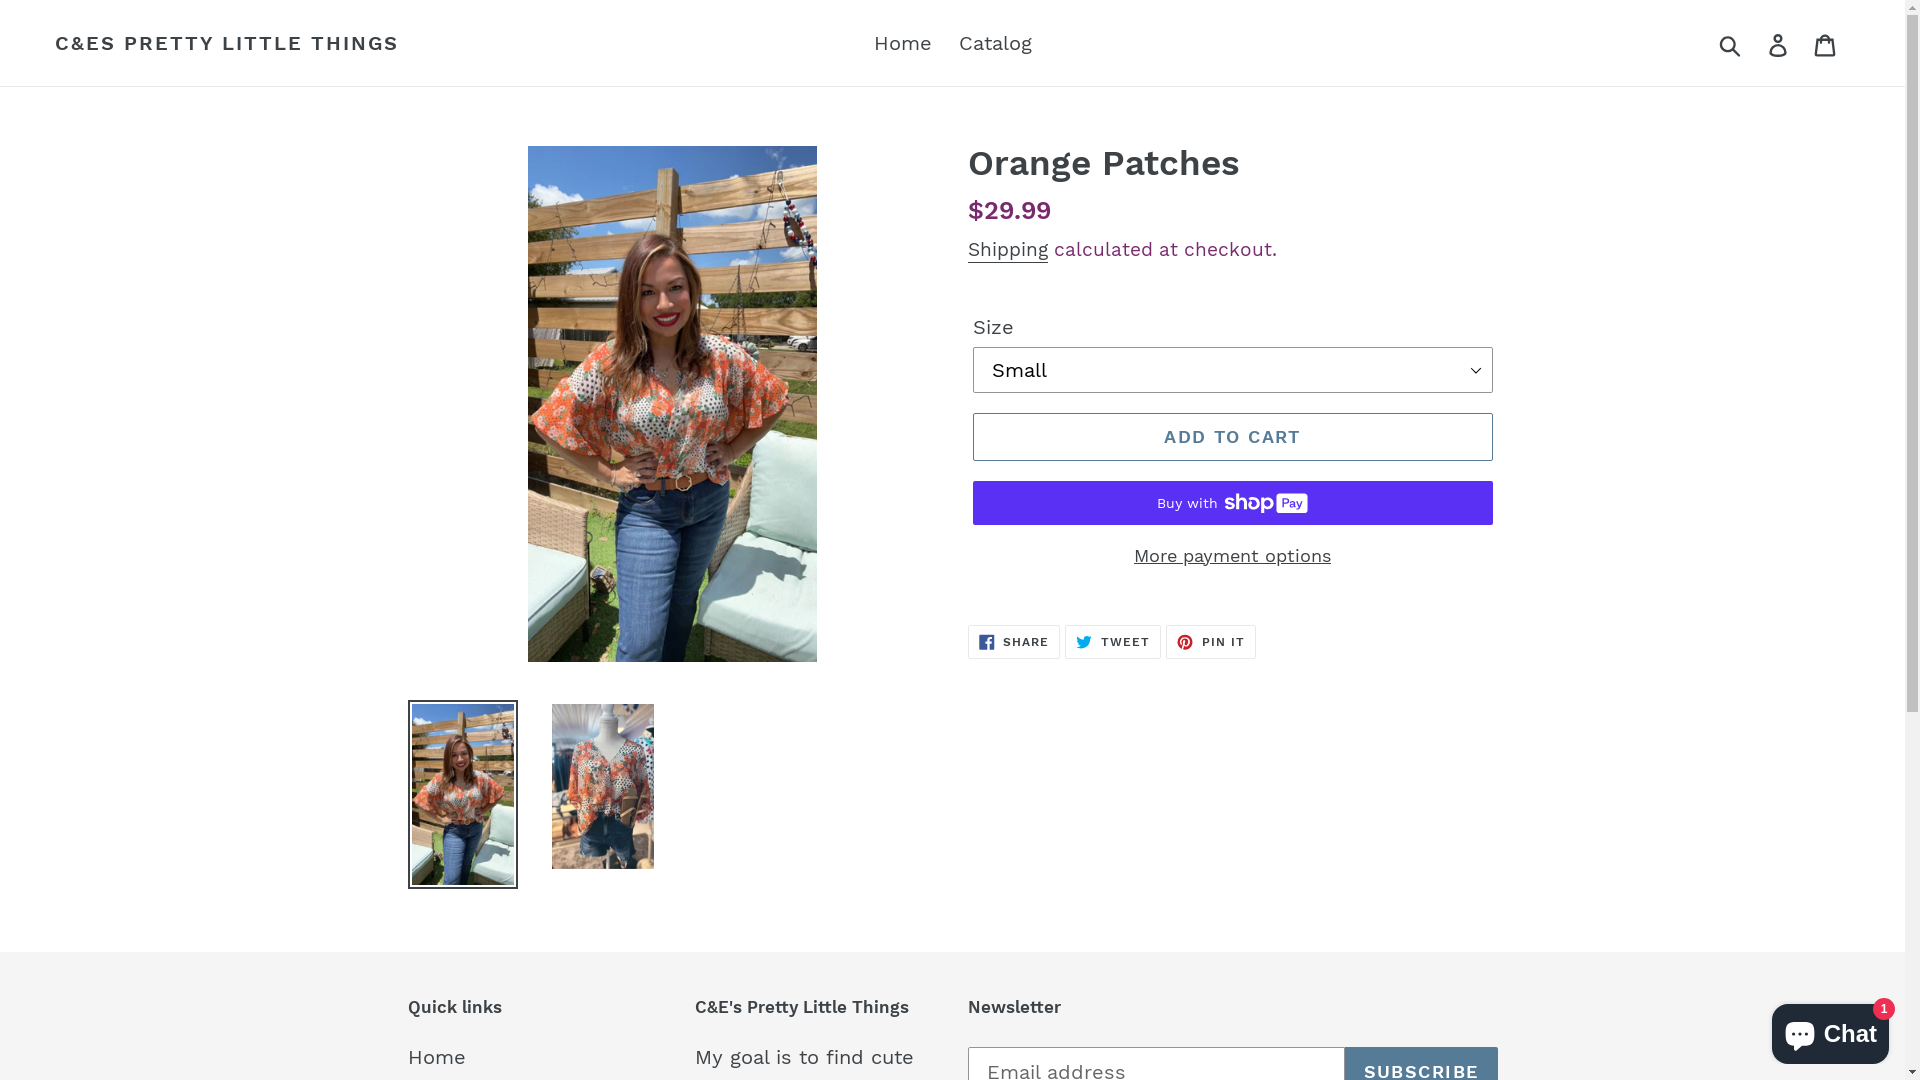 Image resolution: width=1920 pixels, height=1080 pixels. What do you see at coordinates (1112, 641) in the screenshot?
I see `'TWEET` at bounding box center [1112, 641].